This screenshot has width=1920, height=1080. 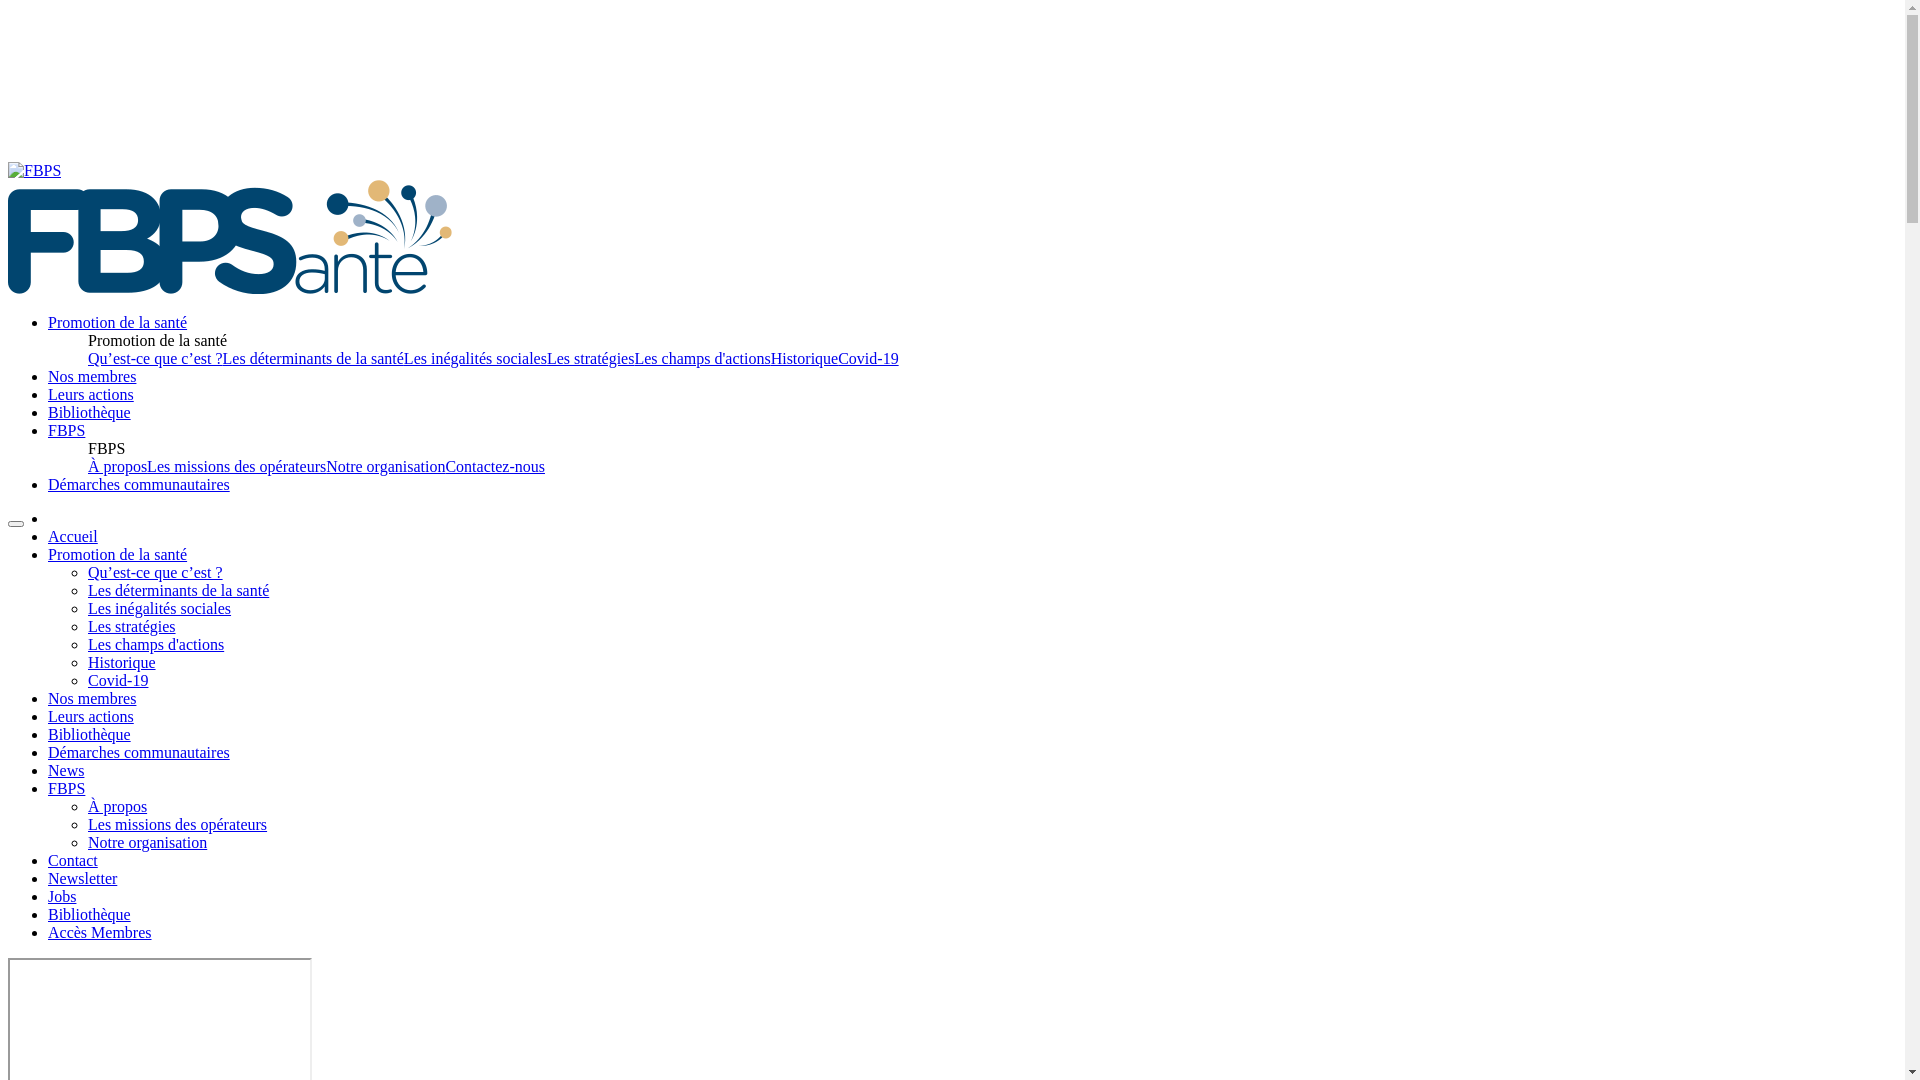 I want to click on 'Notre organisation', so click(x=146, y=842).